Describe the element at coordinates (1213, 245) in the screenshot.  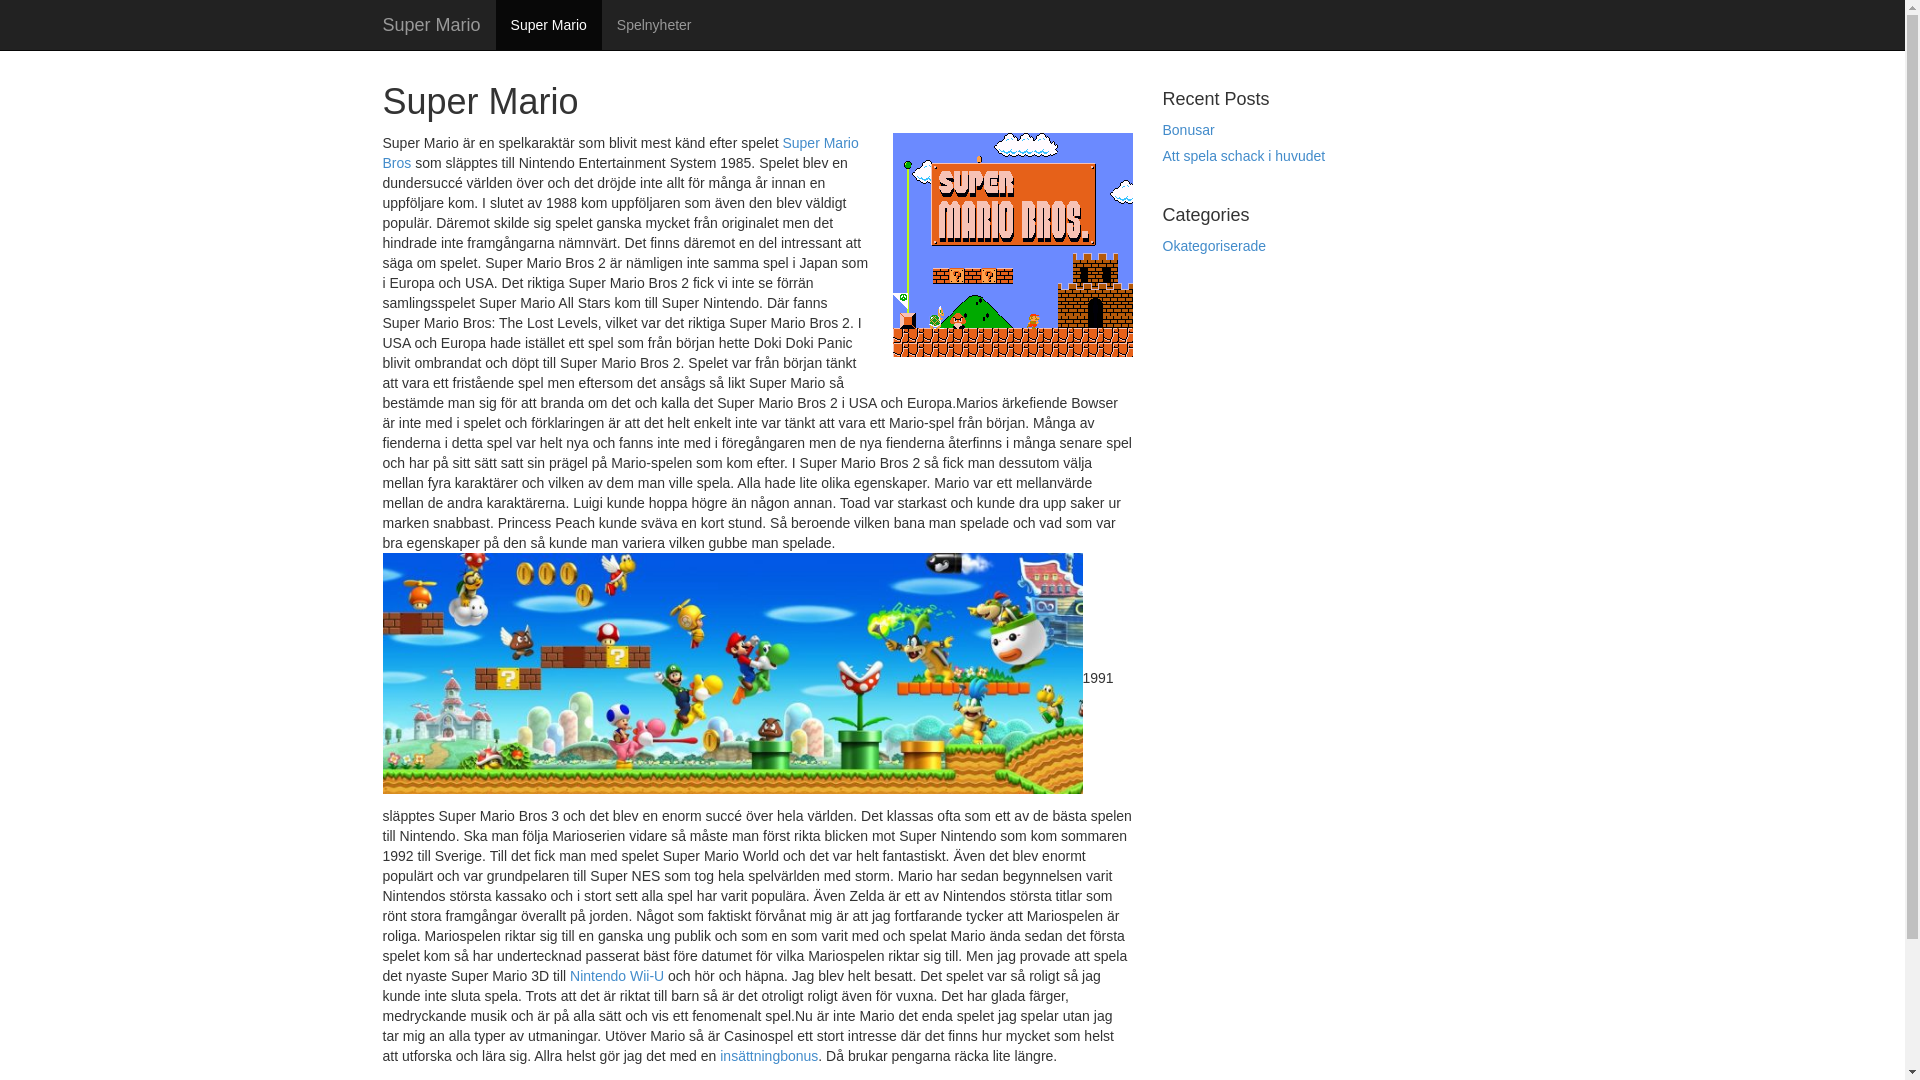
I see `'Okategoriserade'` at that location.